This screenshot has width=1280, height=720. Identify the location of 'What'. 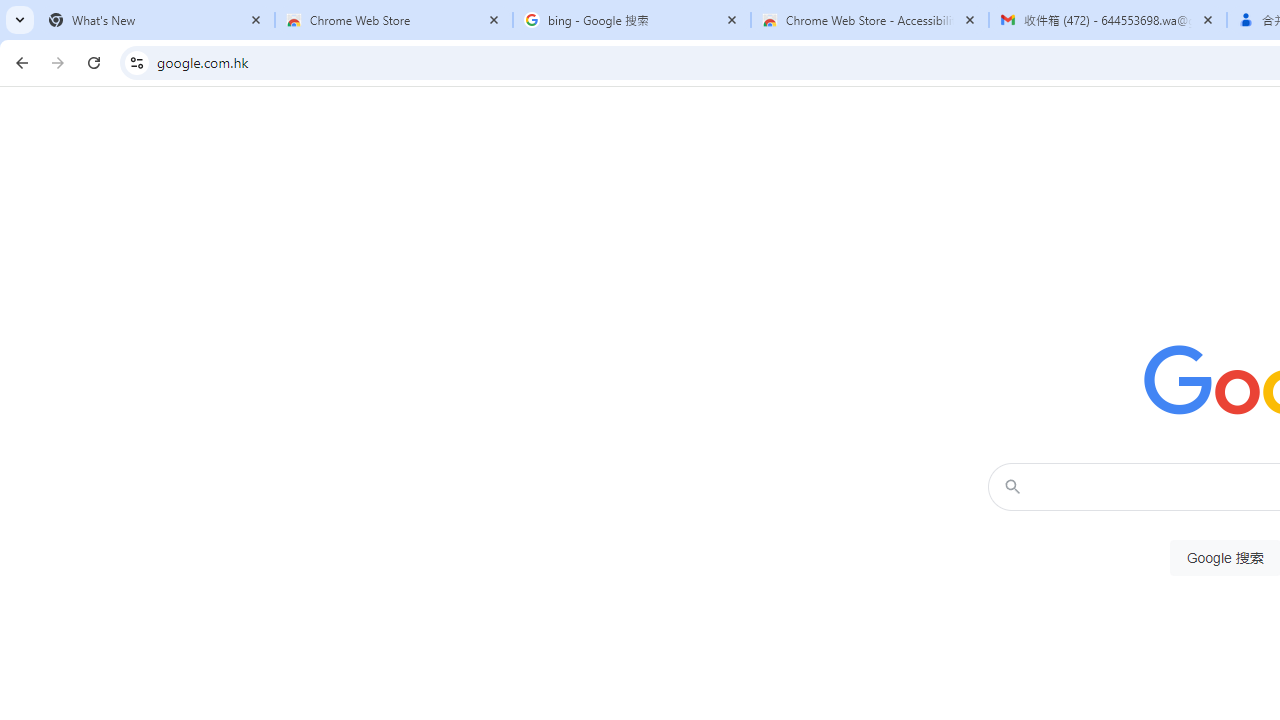
(155, 20).